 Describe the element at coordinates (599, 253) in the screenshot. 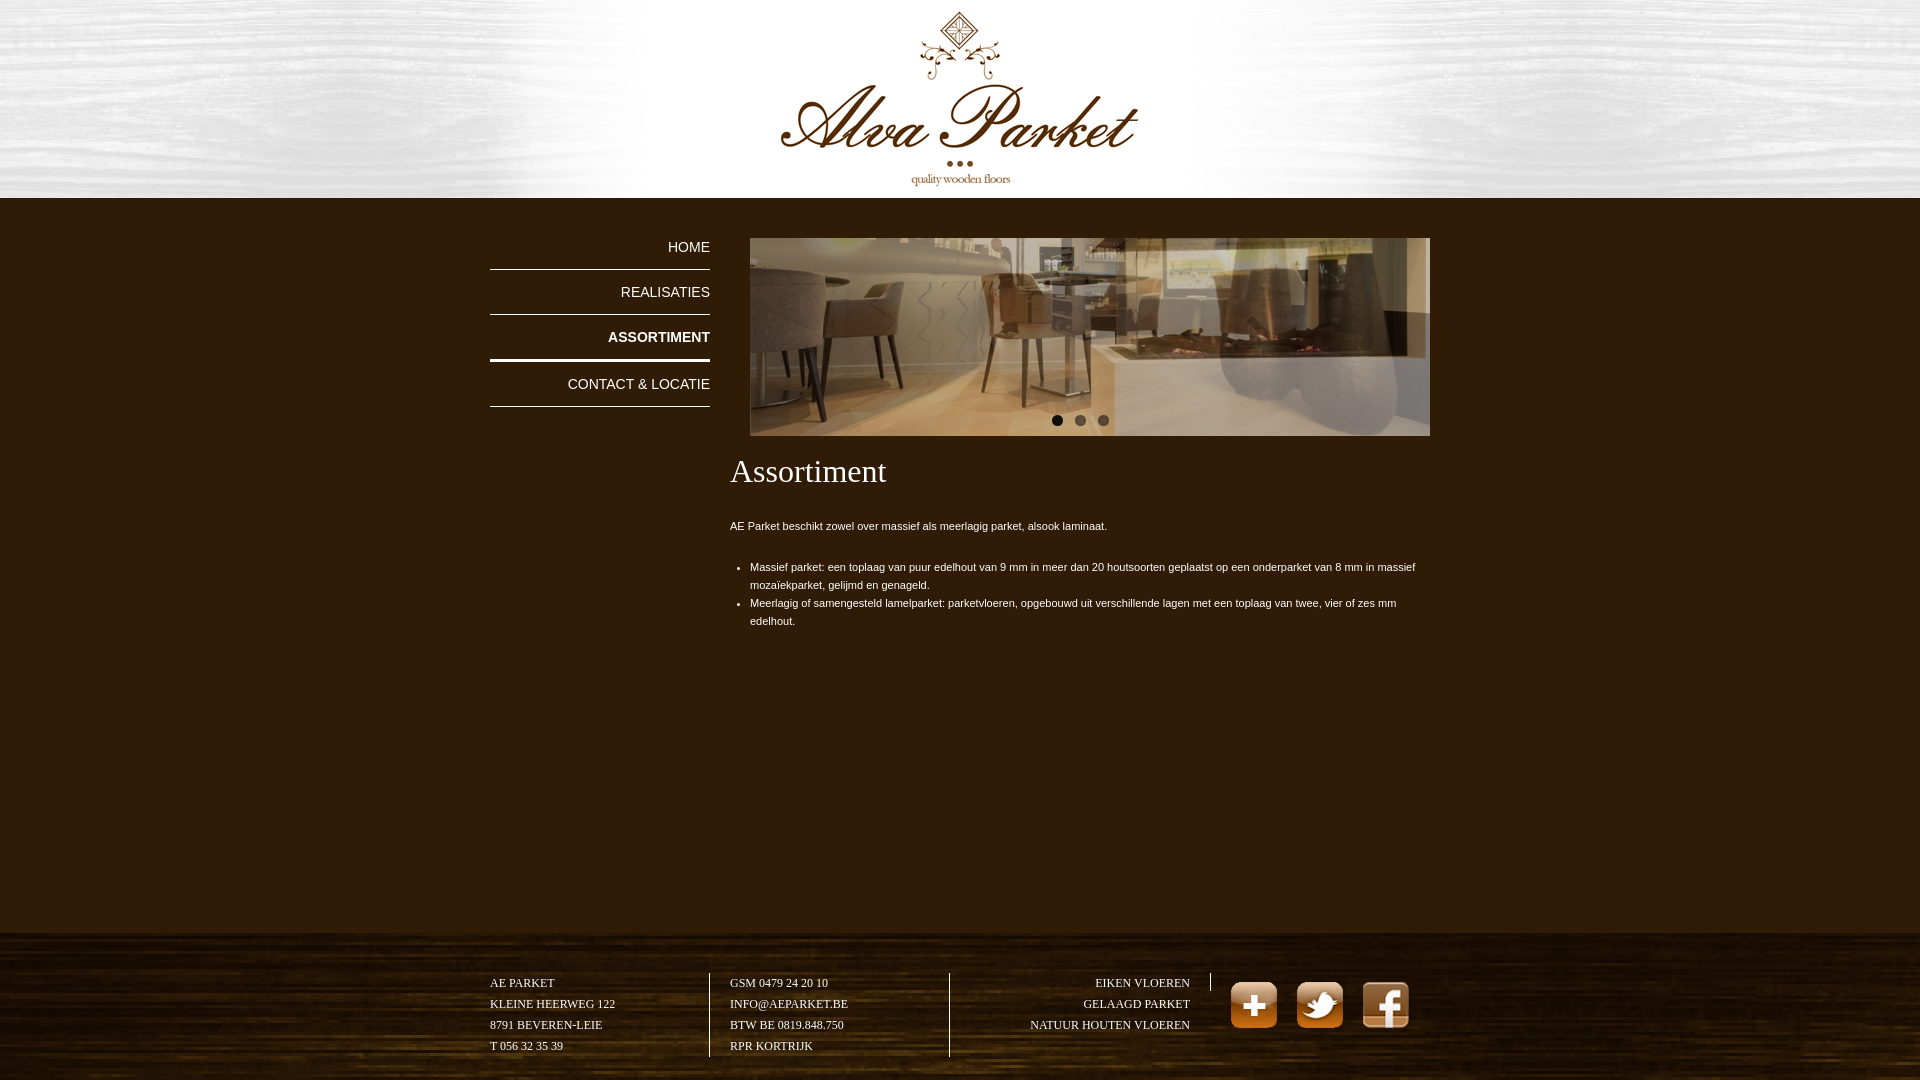

I see `'HOME'` at that location.